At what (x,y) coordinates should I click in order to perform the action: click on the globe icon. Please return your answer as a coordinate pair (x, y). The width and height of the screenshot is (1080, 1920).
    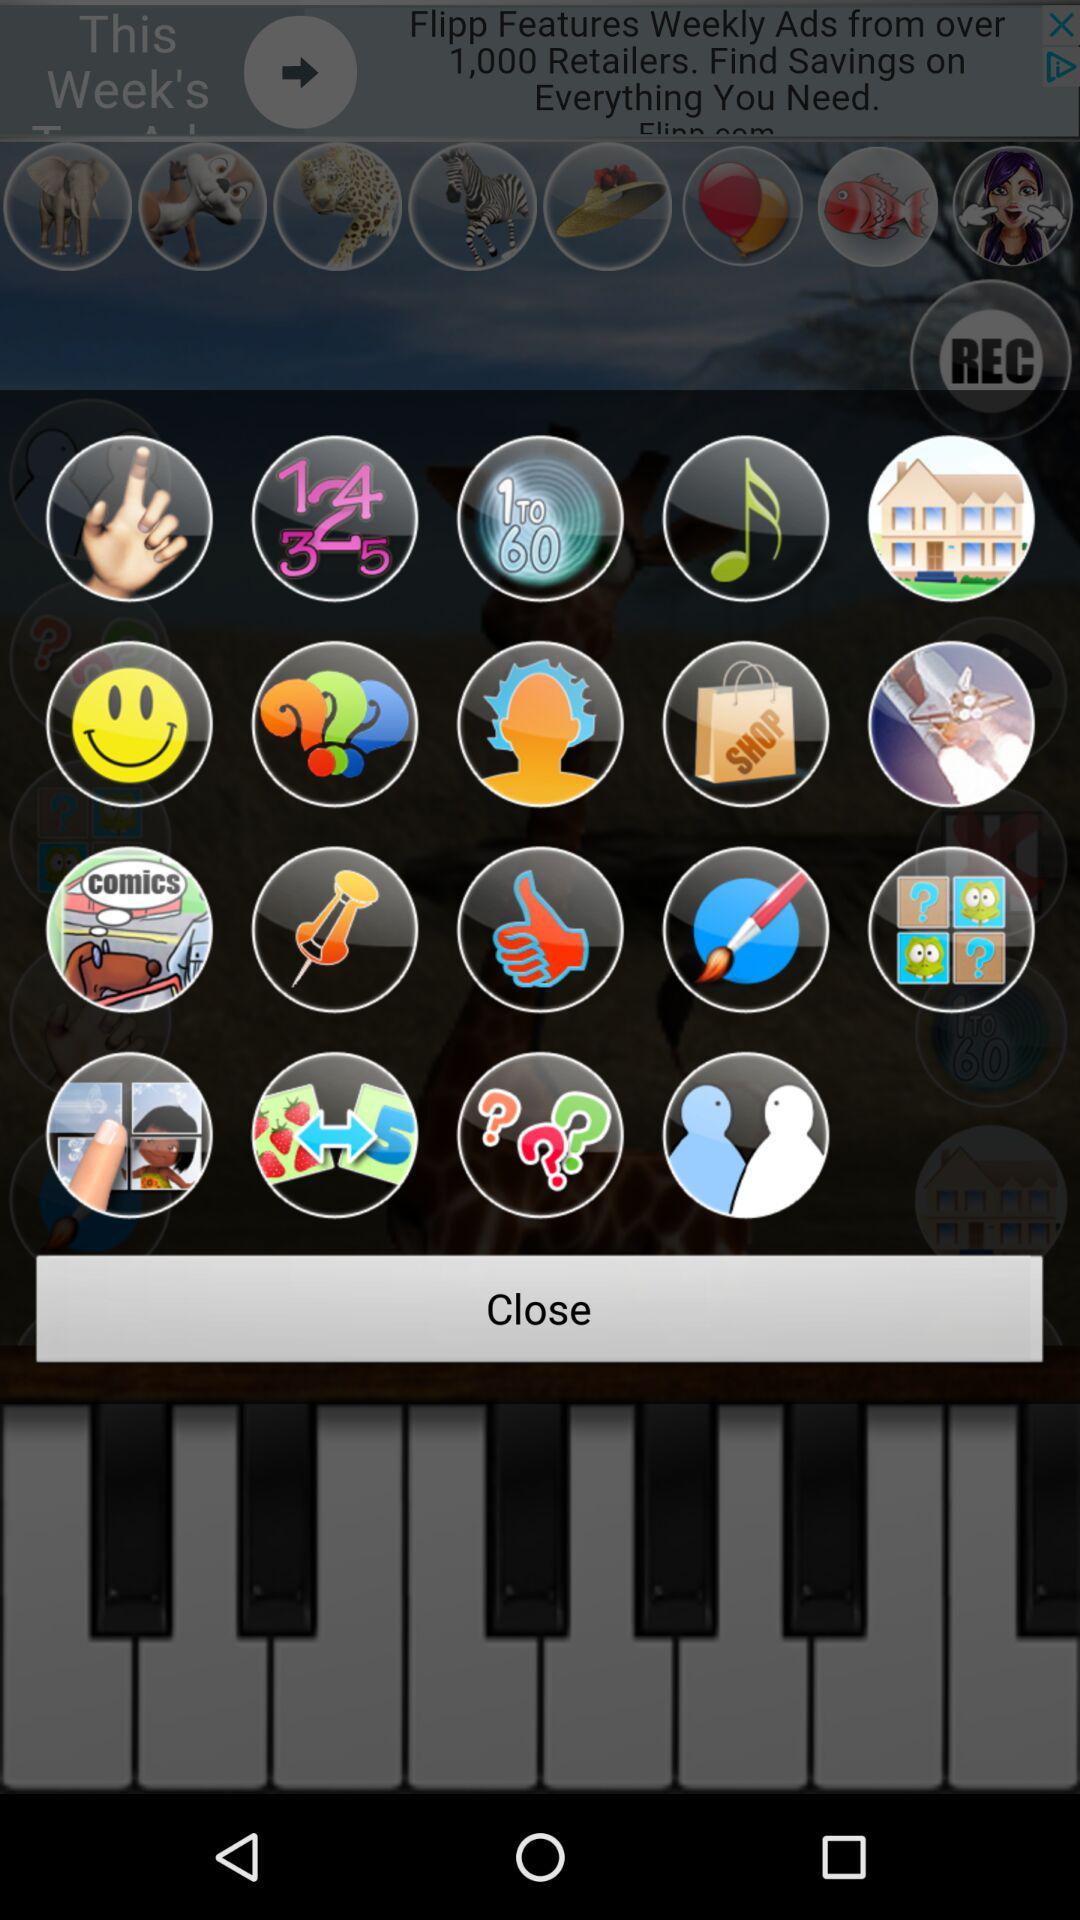
    Looking at the image, I should click on (950, 774).